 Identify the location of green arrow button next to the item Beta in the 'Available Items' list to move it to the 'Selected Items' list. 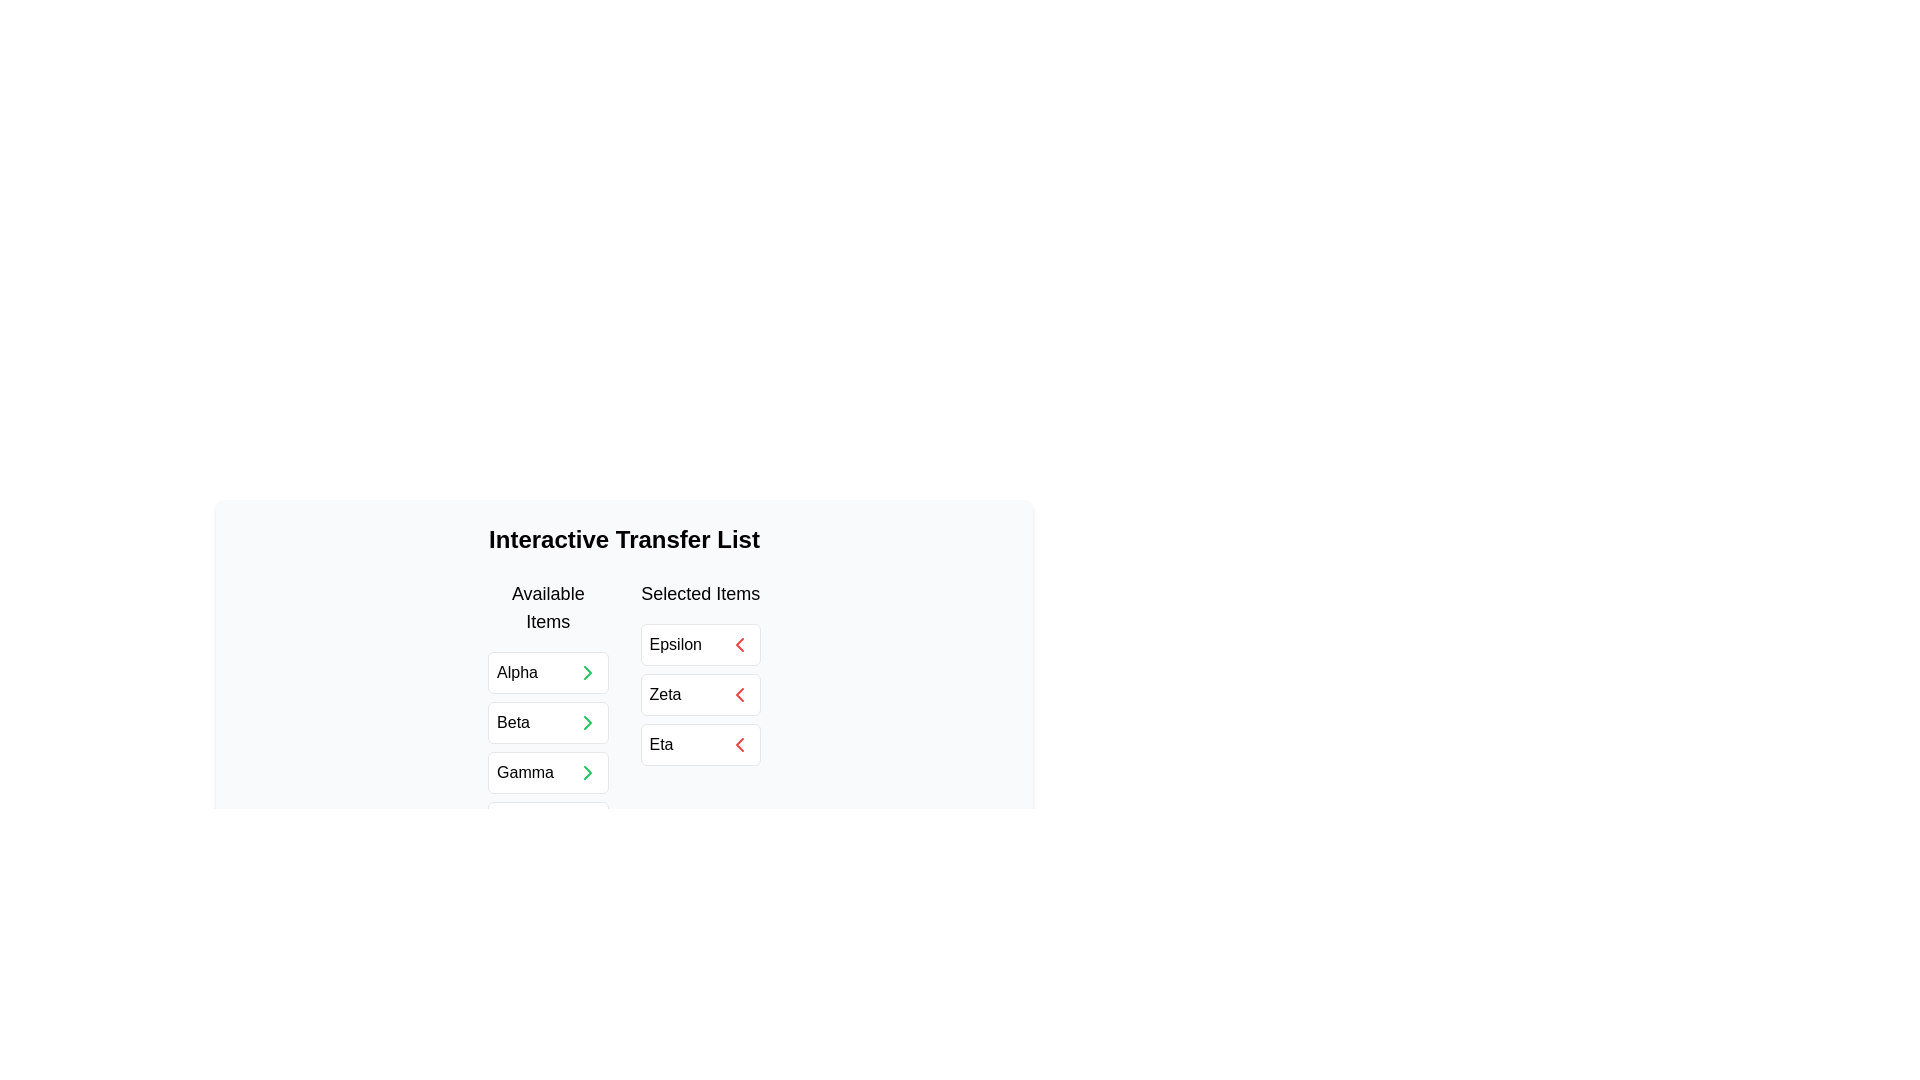
(586, 722).